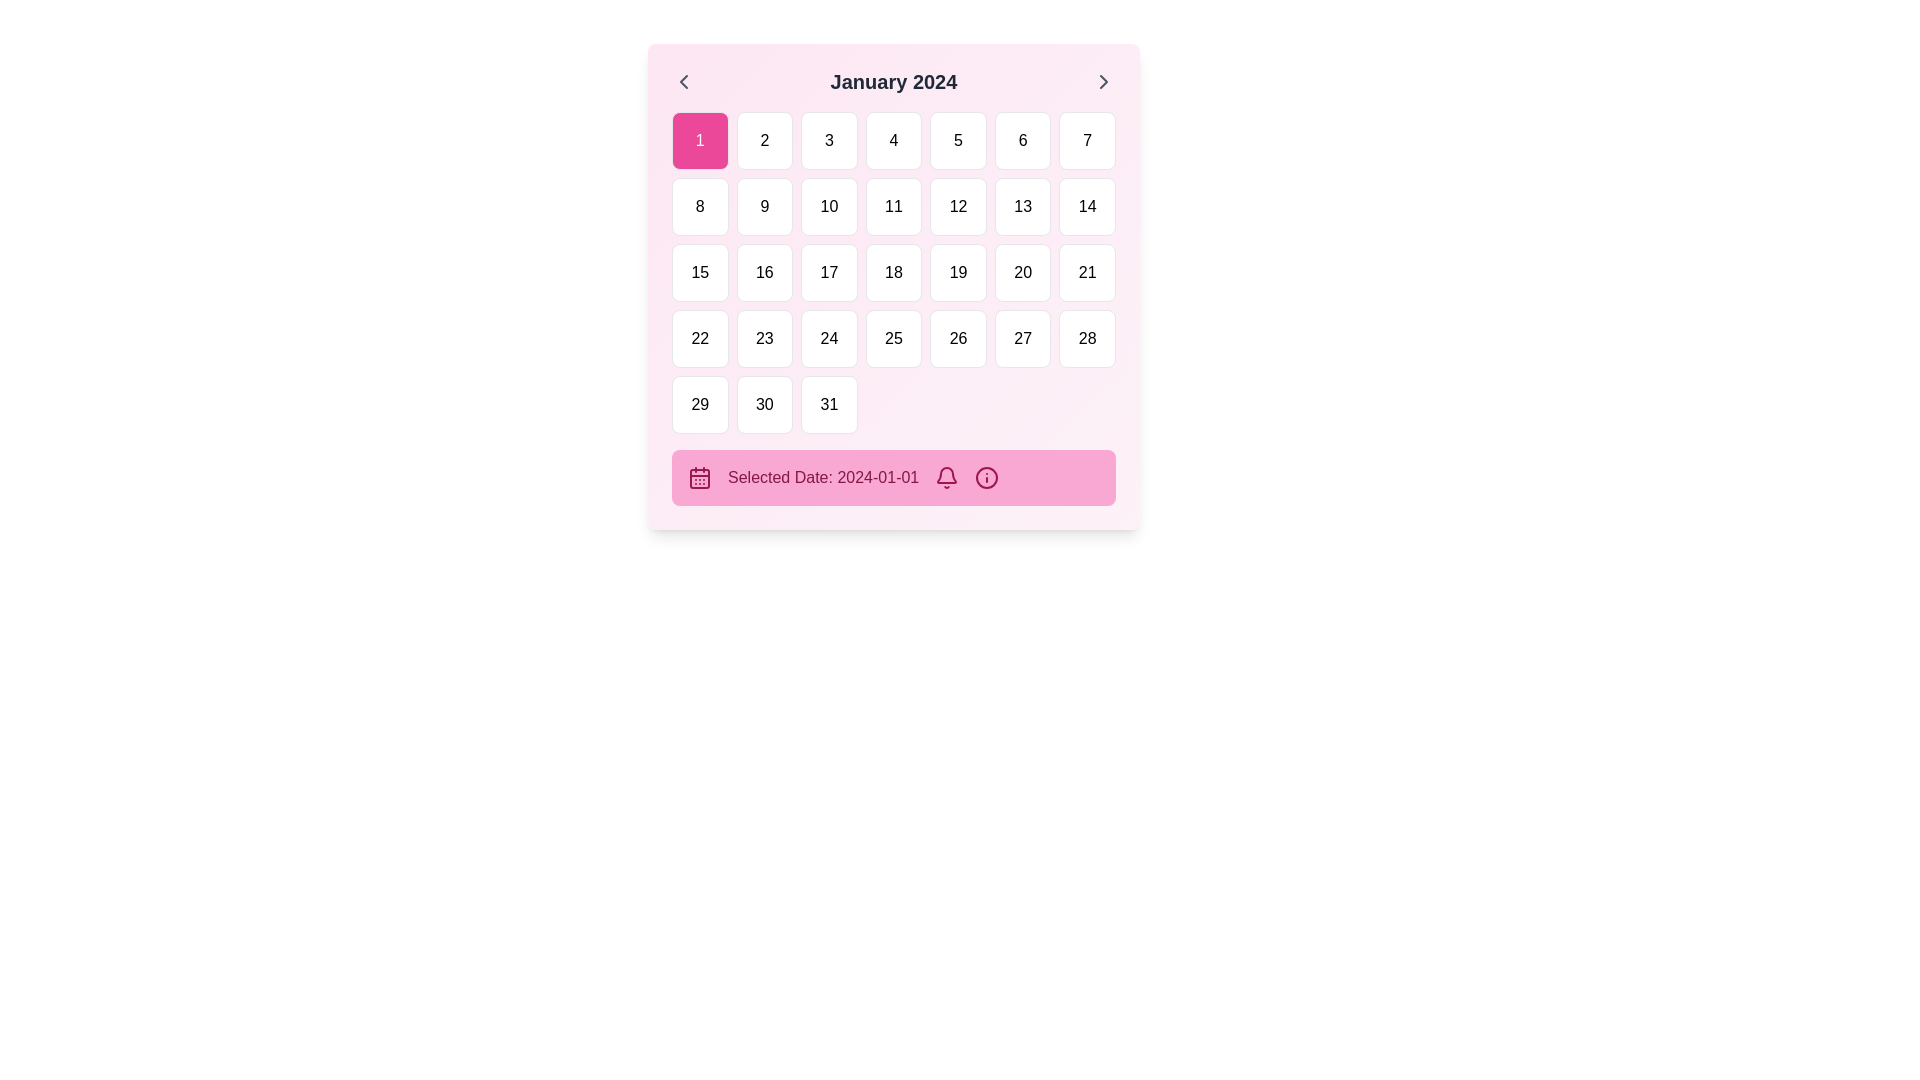 This screenshot has width=1920, height=1080. Describe the element at coordinates (700, 338) in the screenshot. I see `the button-like UI component displaying the number '22' in a centered, black font, which changes to a pinkish background when hovered over` at that location.